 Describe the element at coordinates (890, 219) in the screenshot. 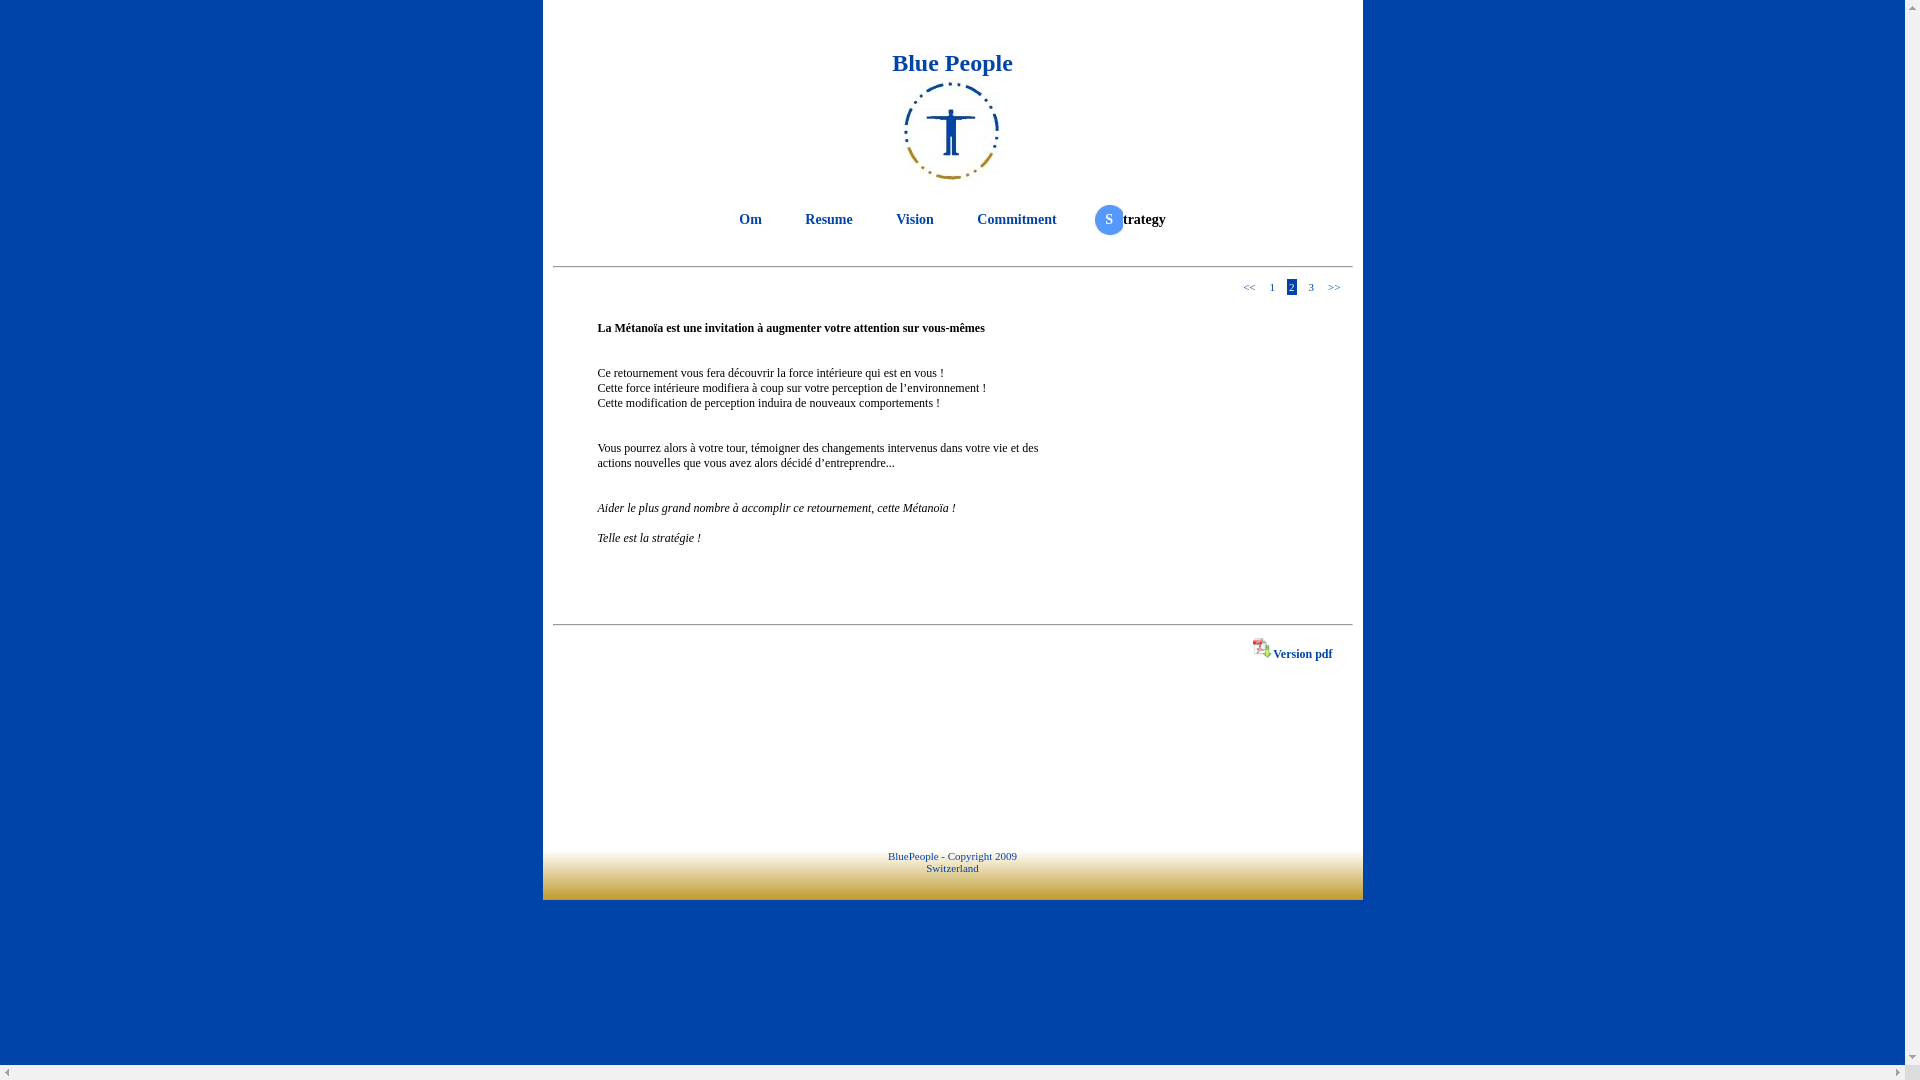

I see `'Vision'` at that location.